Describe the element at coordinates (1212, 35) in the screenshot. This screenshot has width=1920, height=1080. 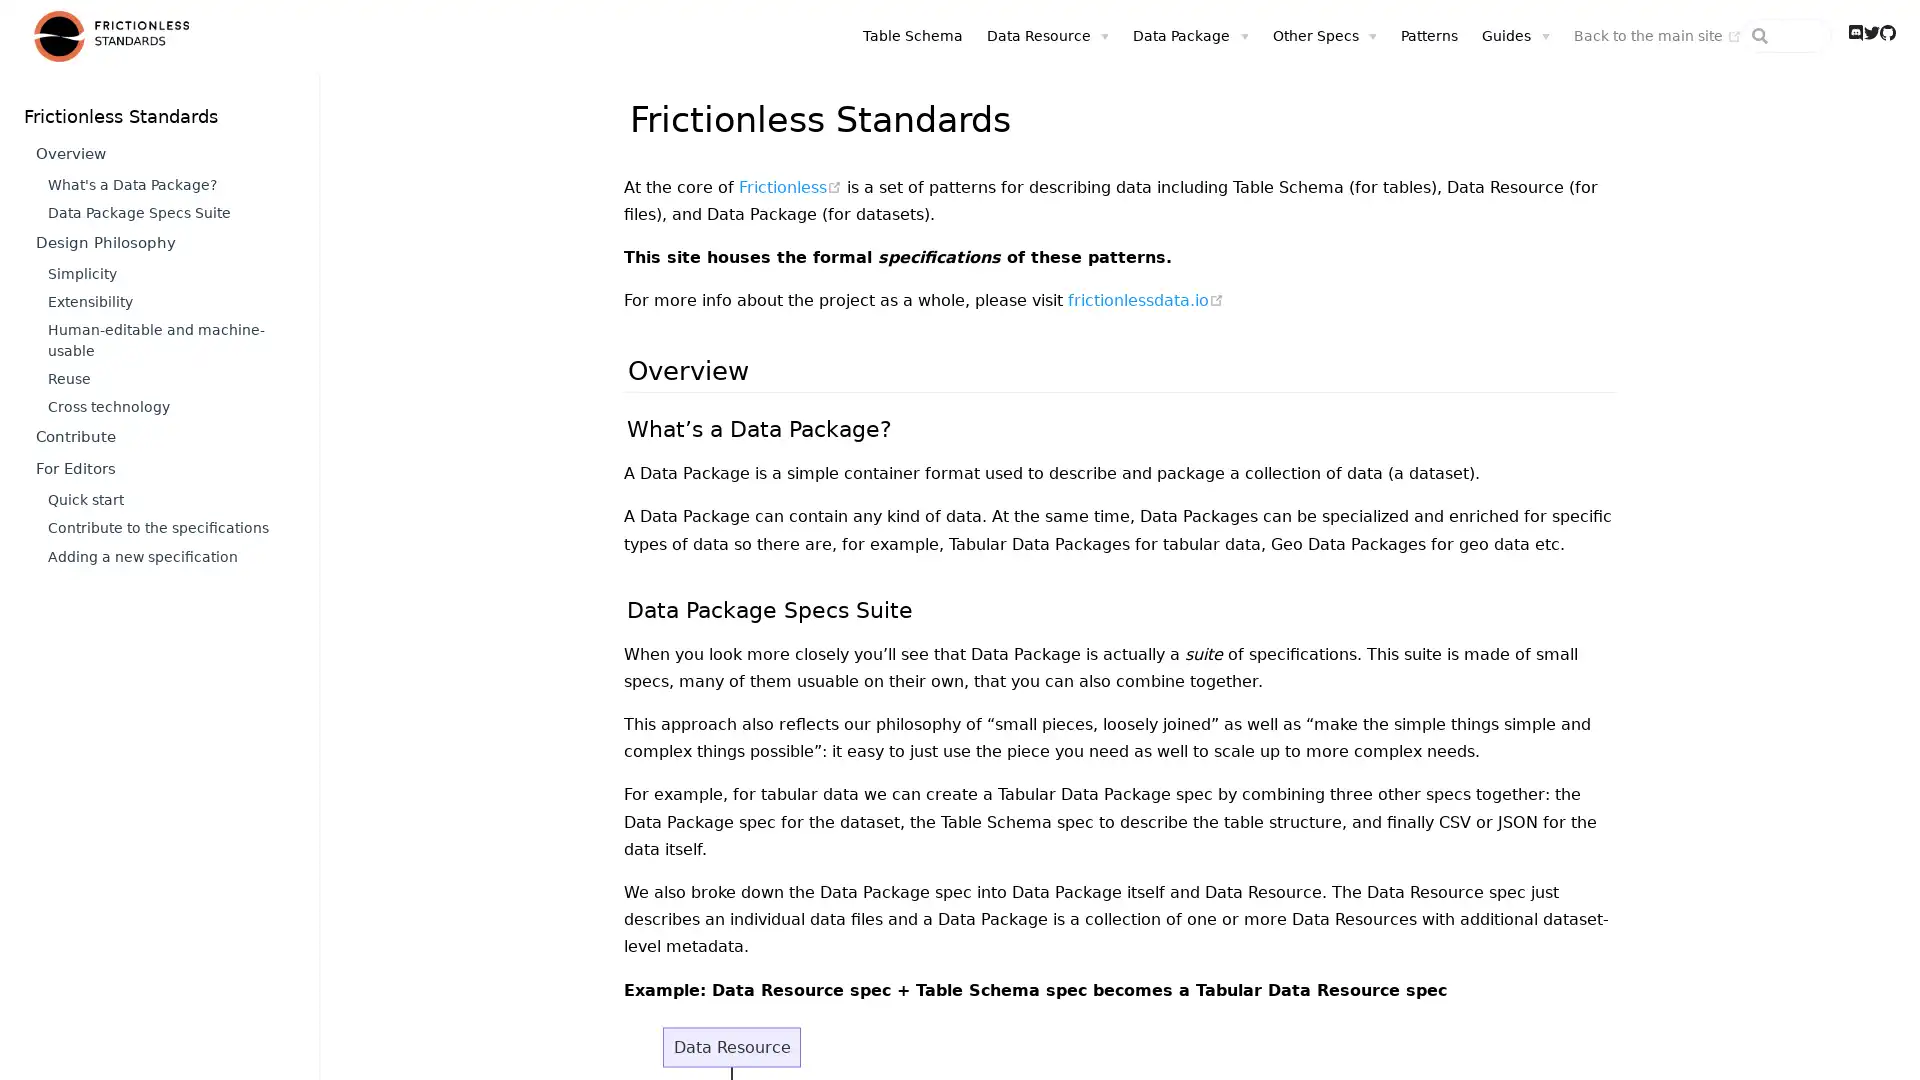
I see `Other Specs` at that location.